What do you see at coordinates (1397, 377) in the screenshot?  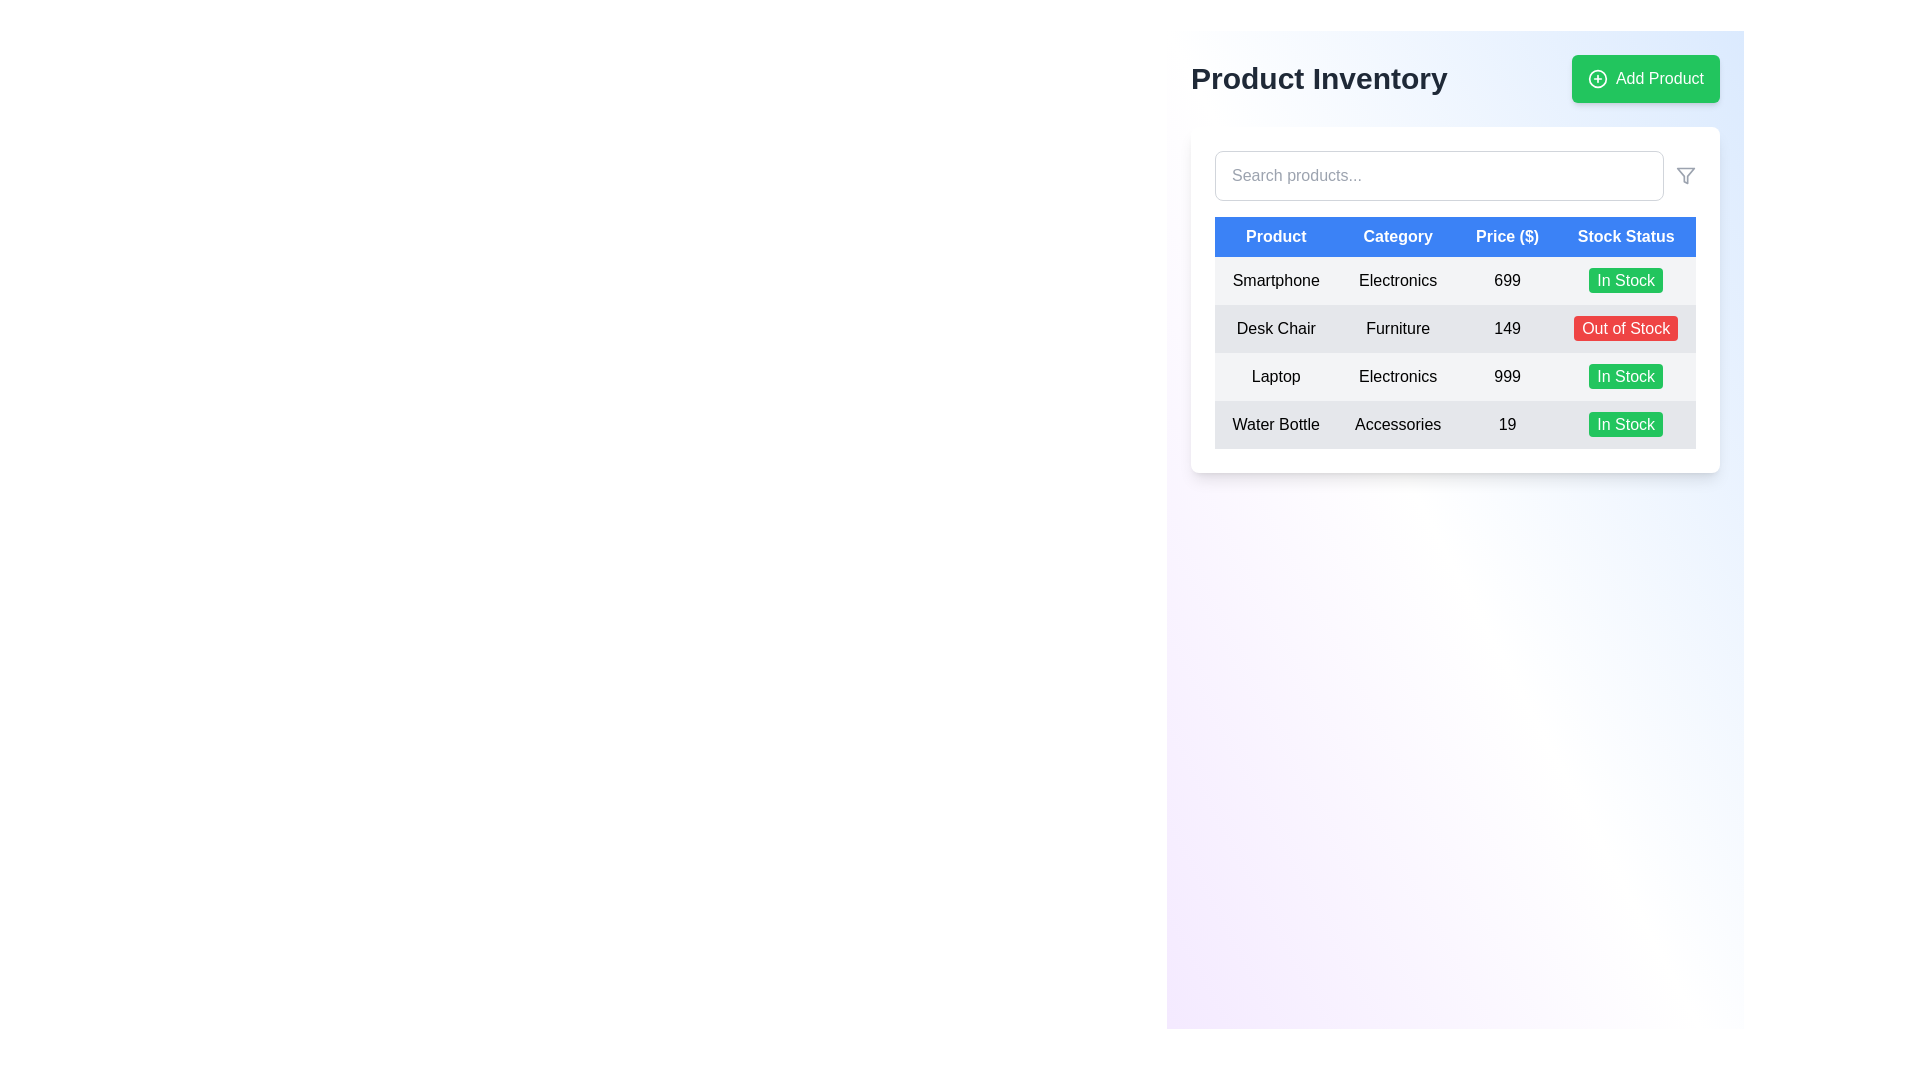 I see `the text label representing the product category 'Laptop' in the inventory table, located in the second column of the row associated with the product name` at bounding box center [1397, 377].